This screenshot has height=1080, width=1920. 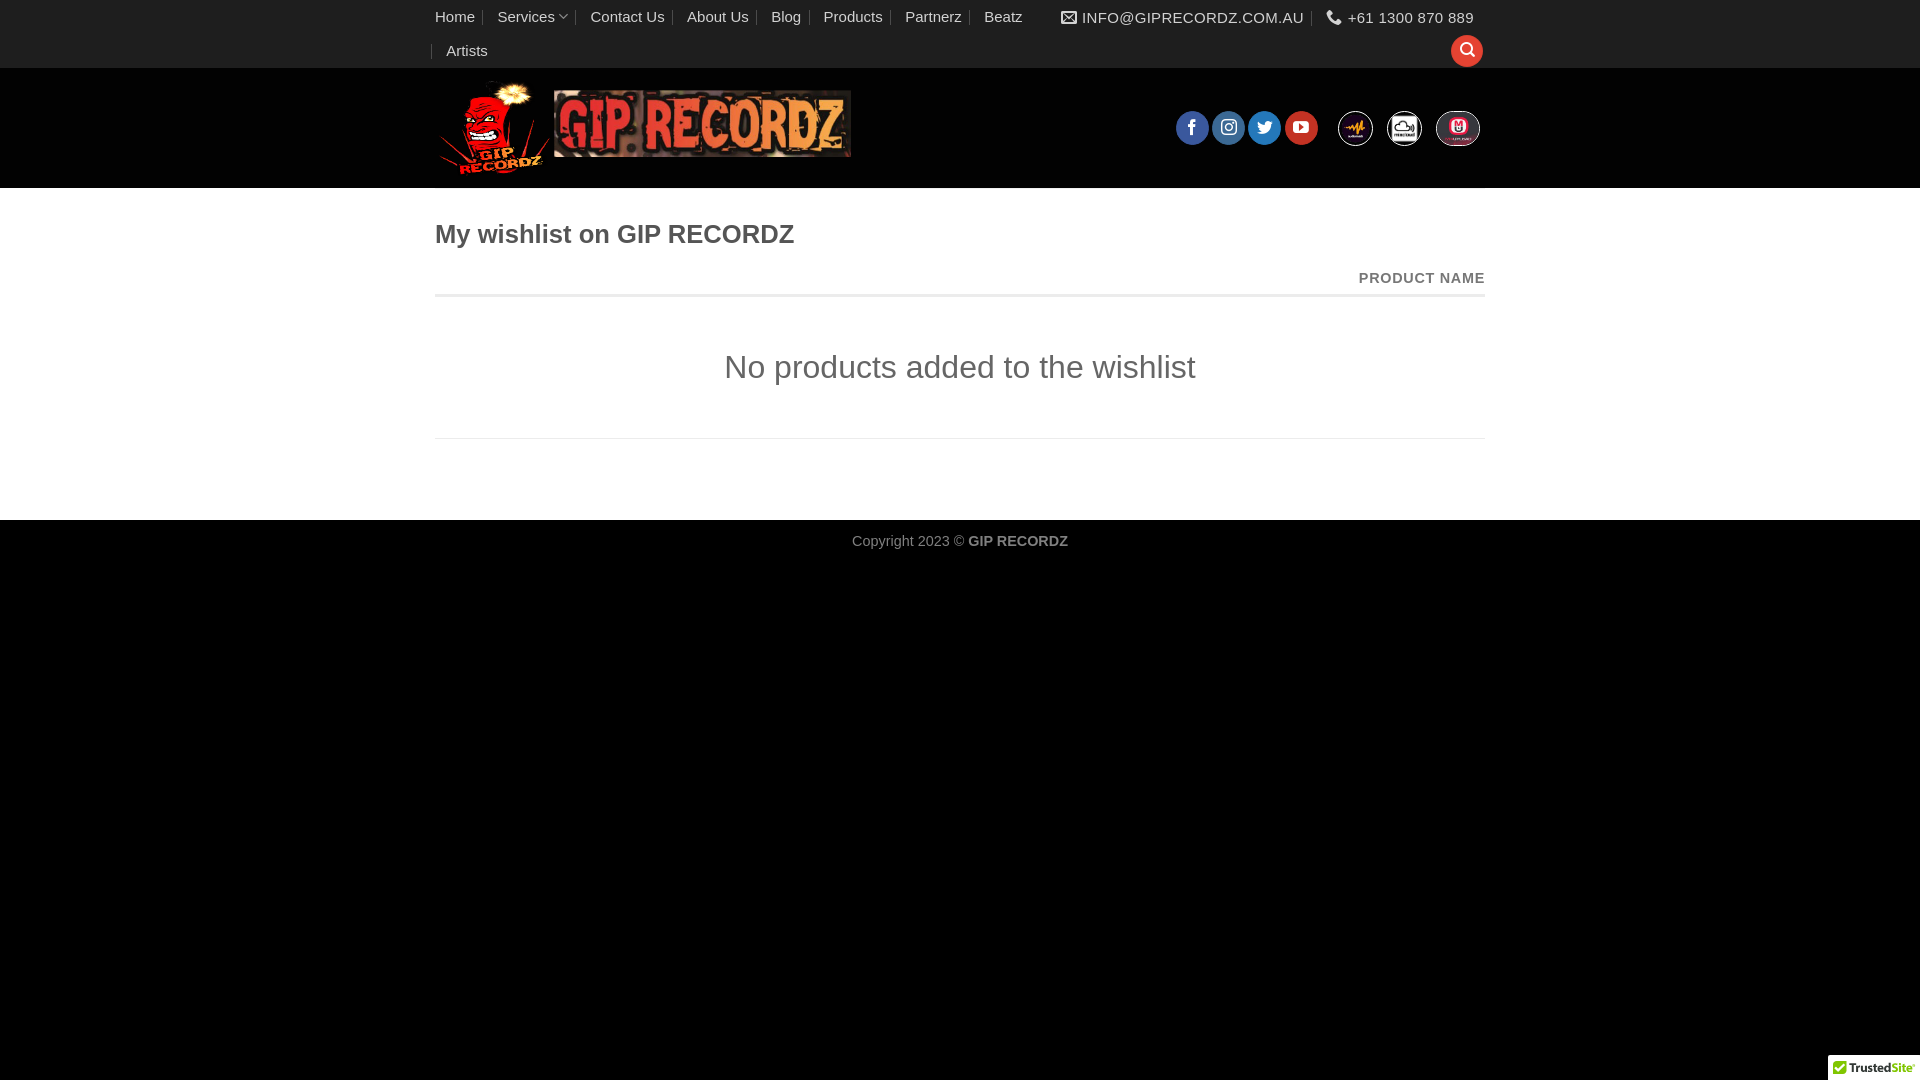 What do you see at coordinates (465, 49) in the screenshot?
I see `'Artists'` at bounding box center [465, 49].